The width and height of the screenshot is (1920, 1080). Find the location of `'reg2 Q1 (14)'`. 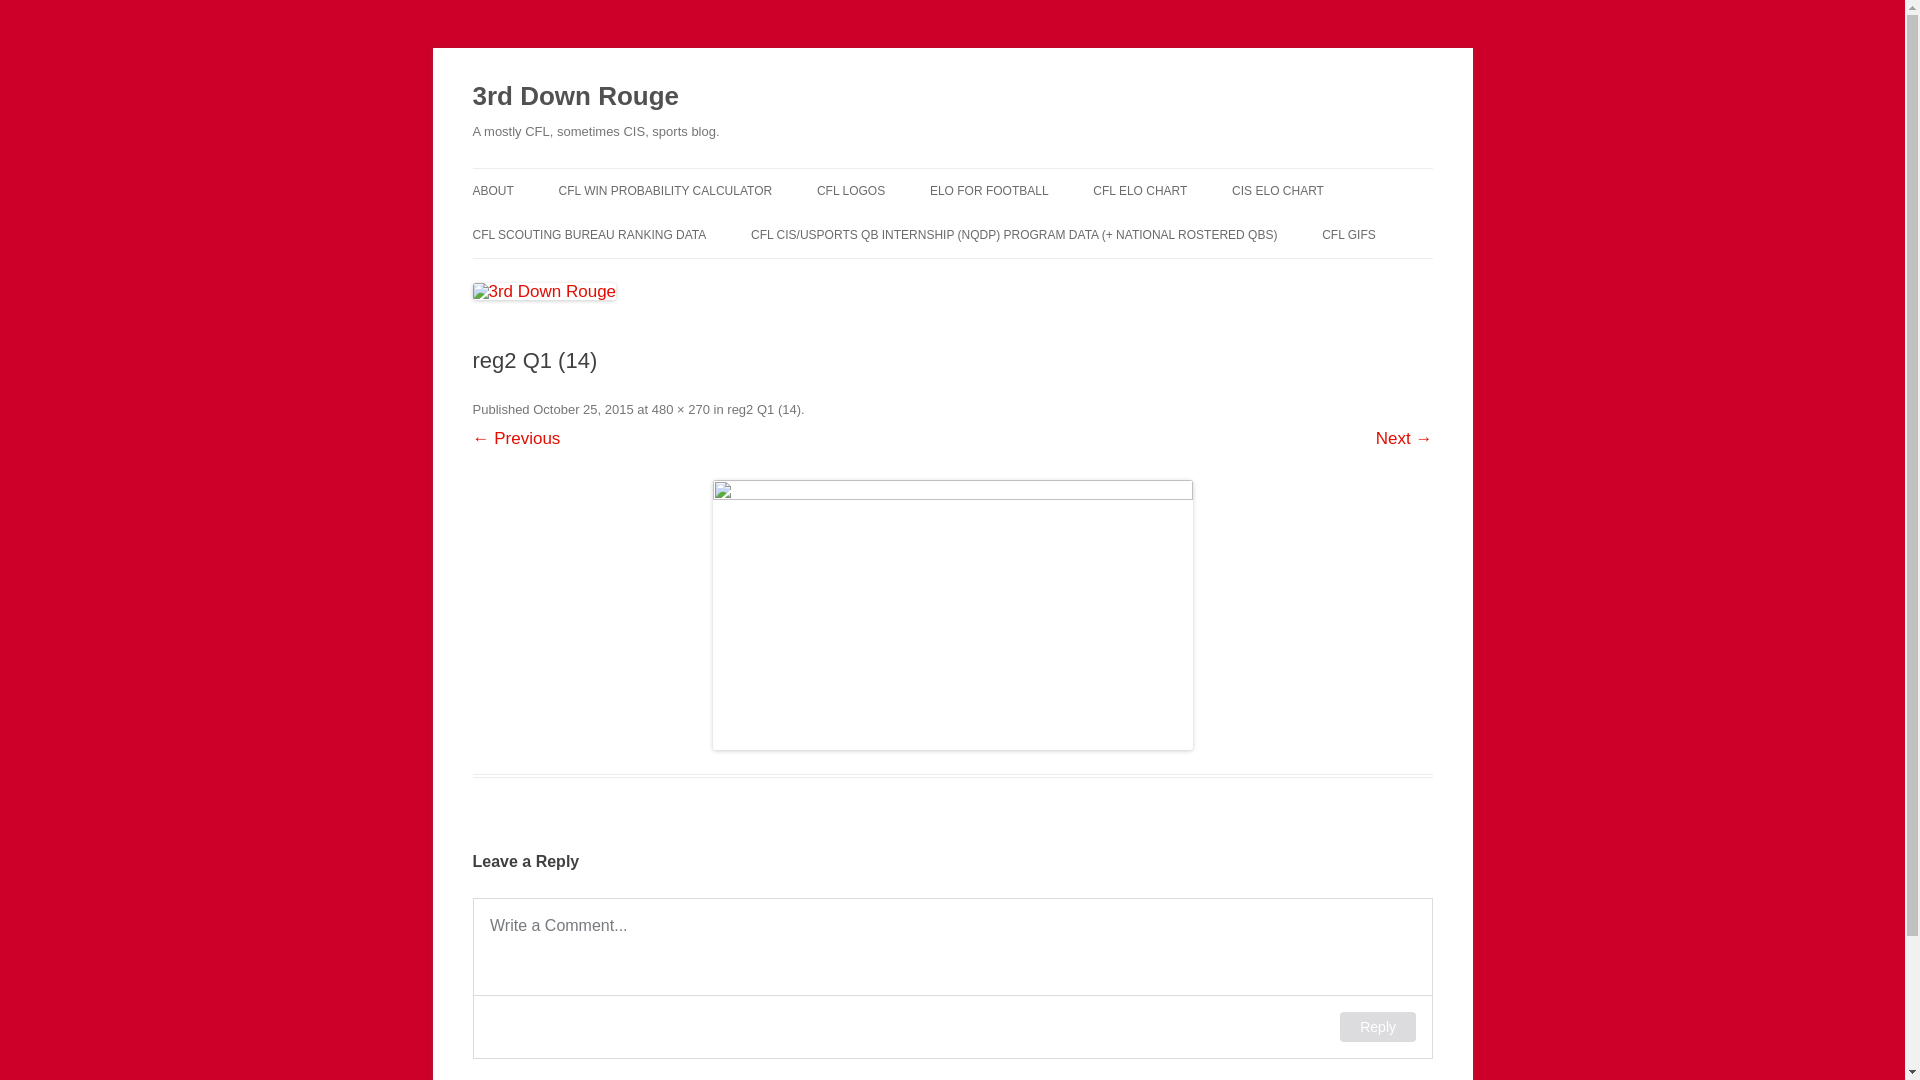

'reg2 Q1 (14)' is located at coordinates (762, 408).